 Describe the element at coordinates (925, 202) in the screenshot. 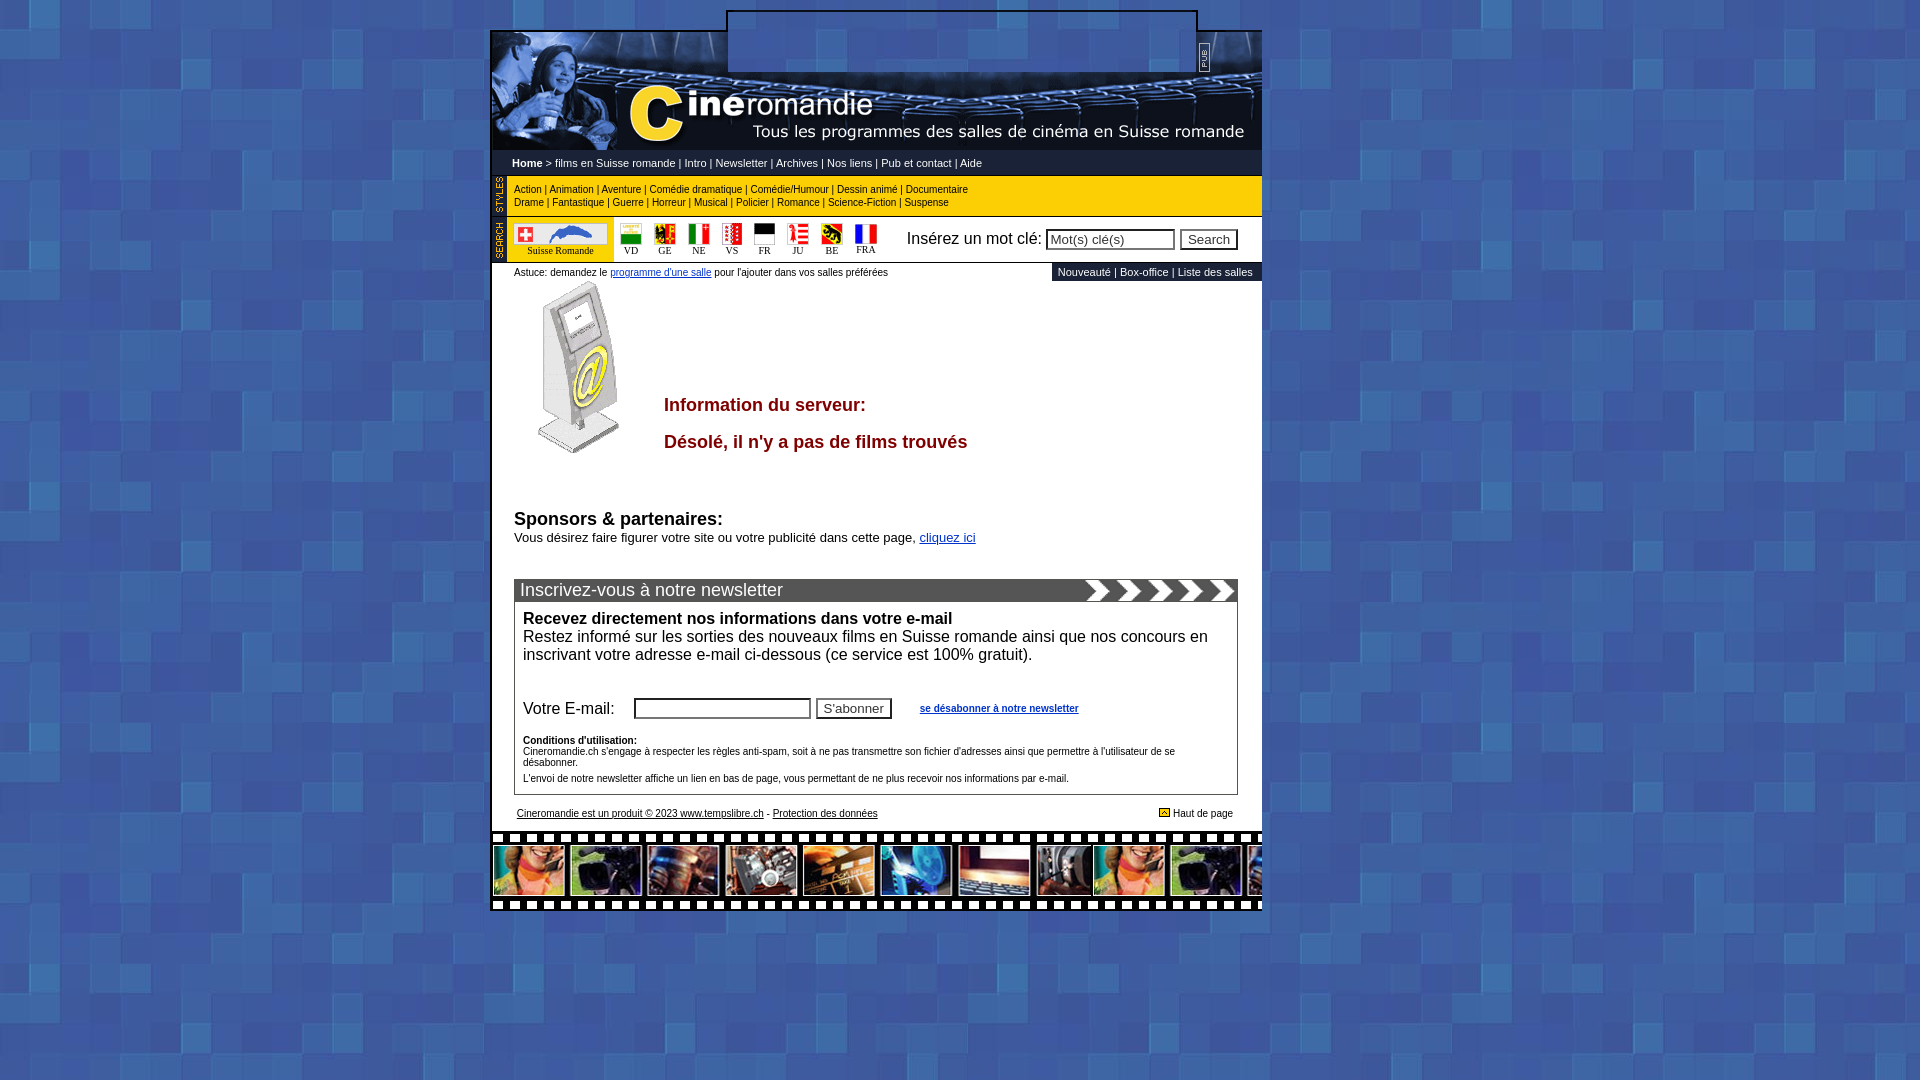

I see `'Suspense'` at that location.